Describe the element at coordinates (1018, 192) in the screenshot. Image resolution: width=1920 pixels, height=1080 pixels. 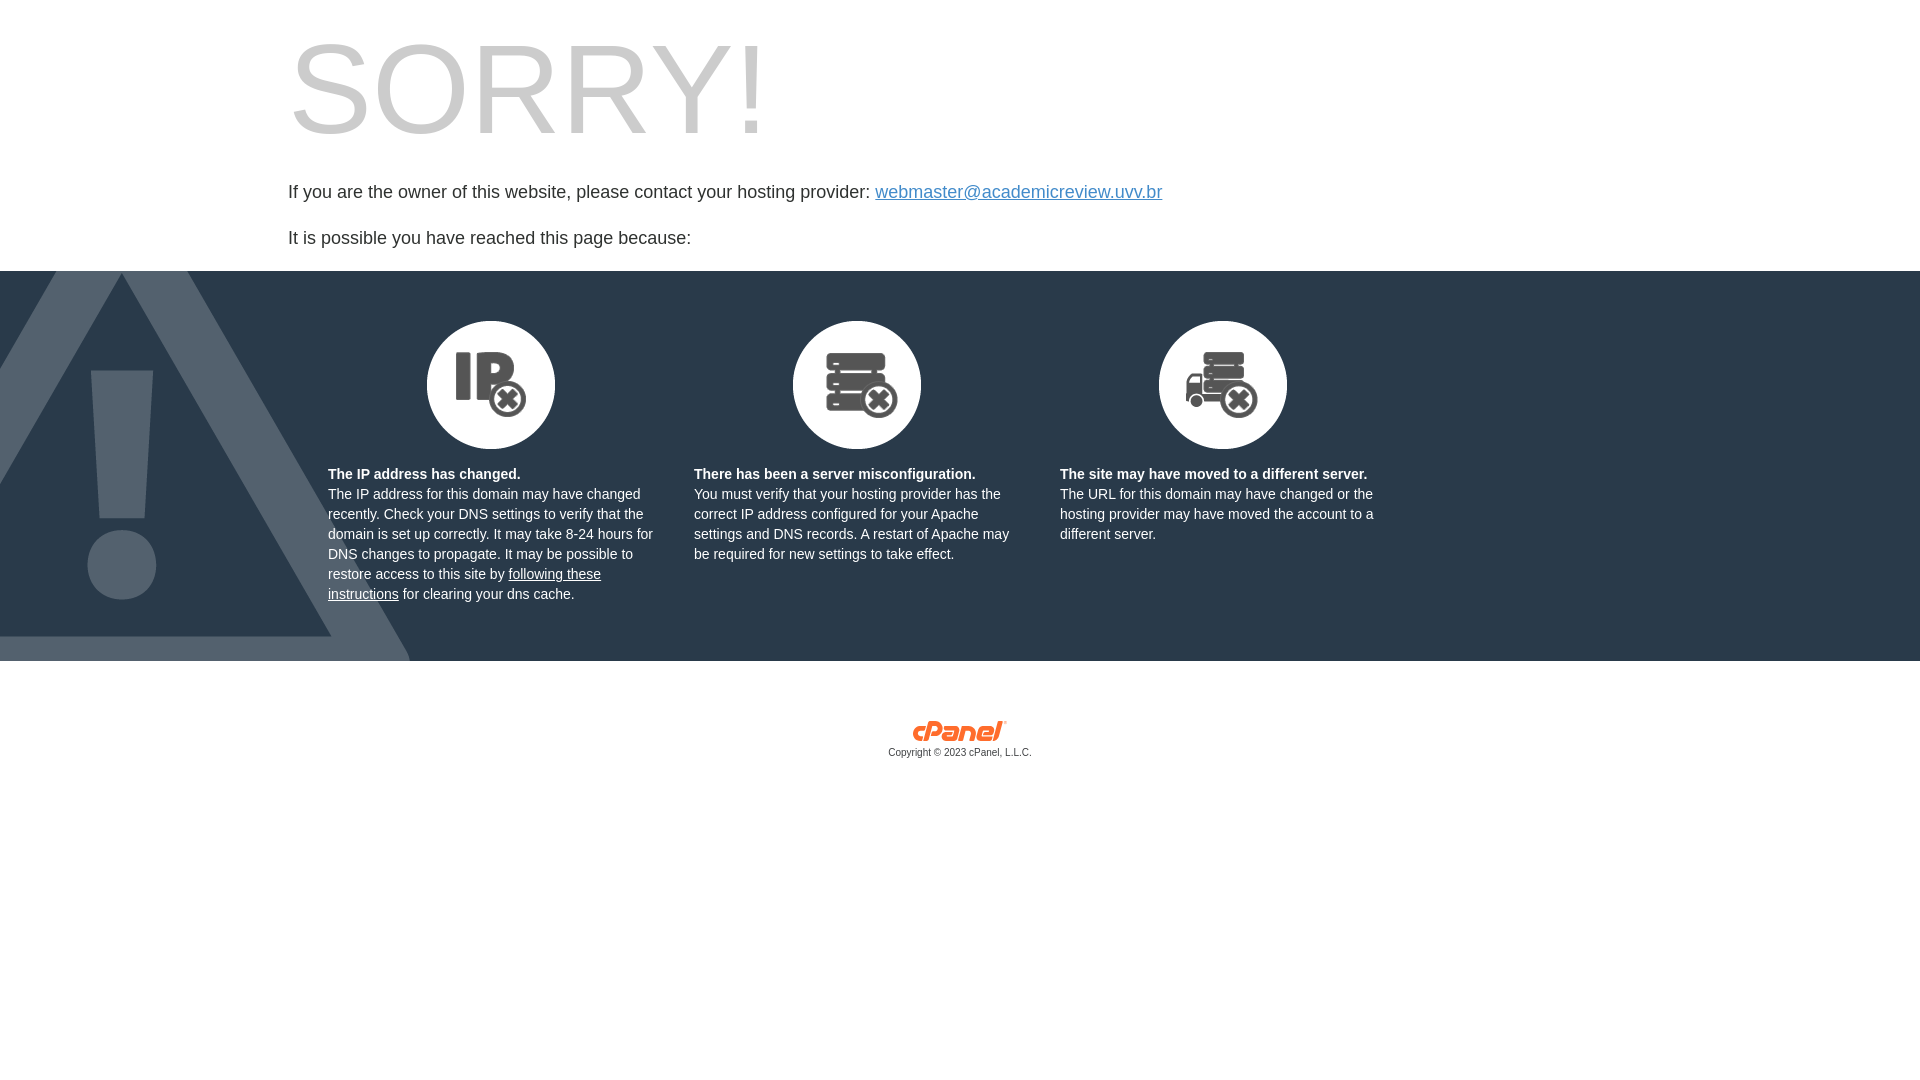
I see `'webmaster@academicreview.uvv.br'` at that location.